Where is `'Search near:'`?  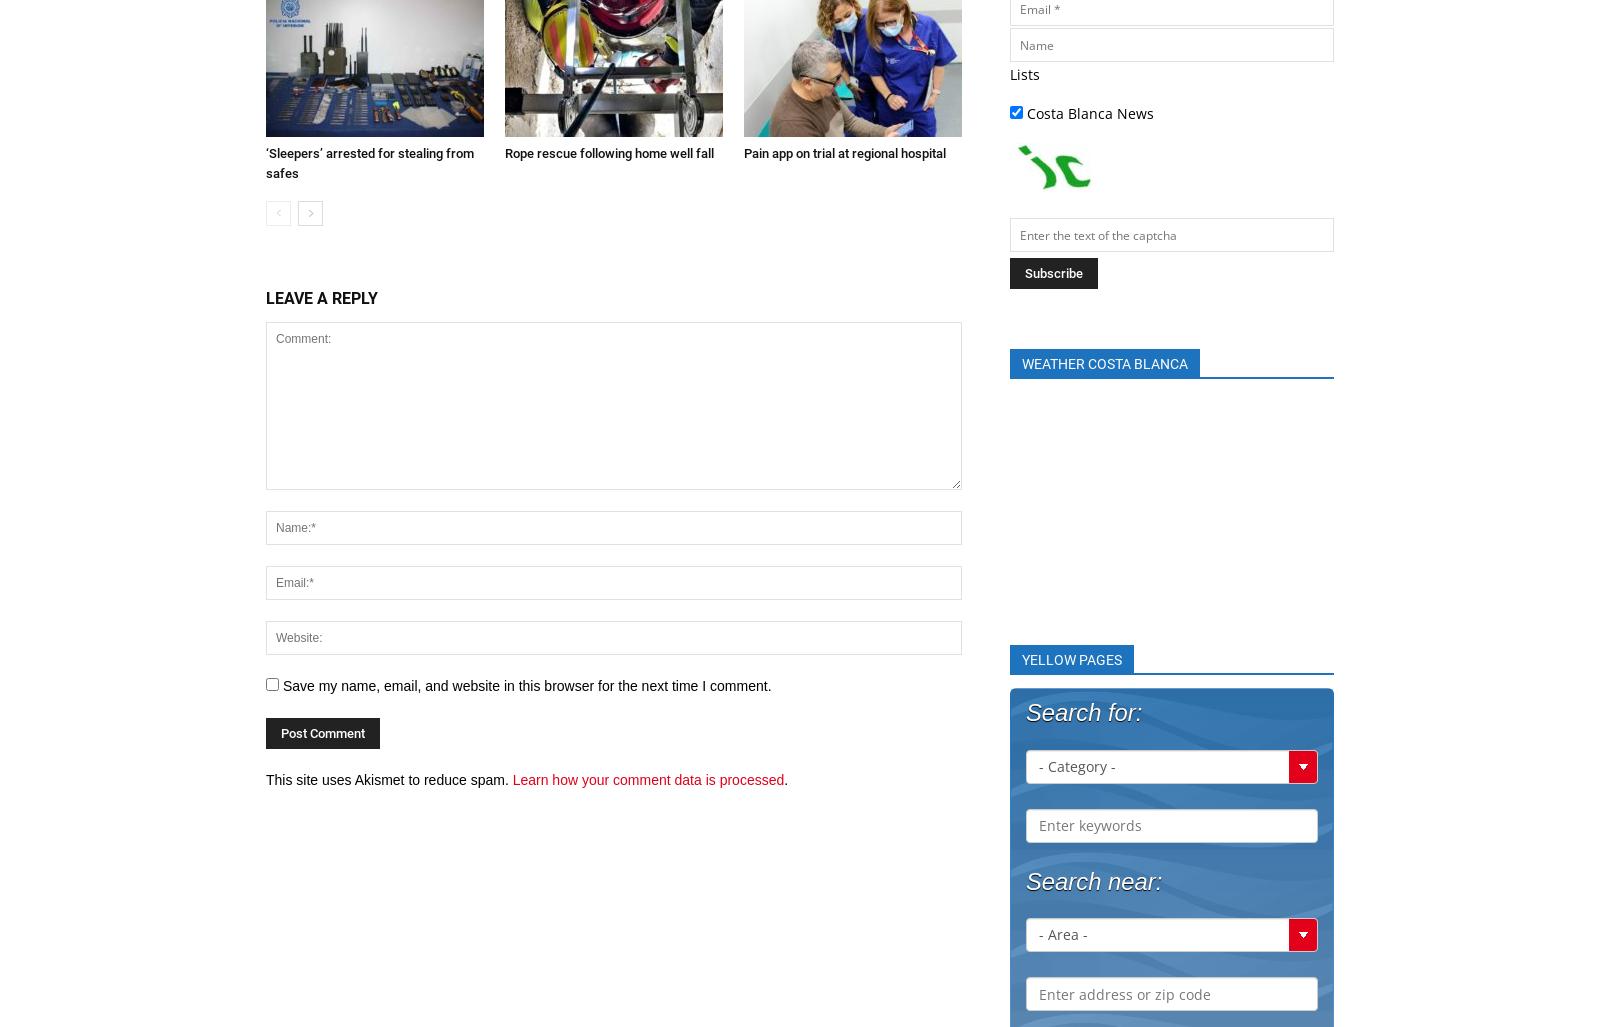 'Search near:' is located at coordinates (1093, 879).